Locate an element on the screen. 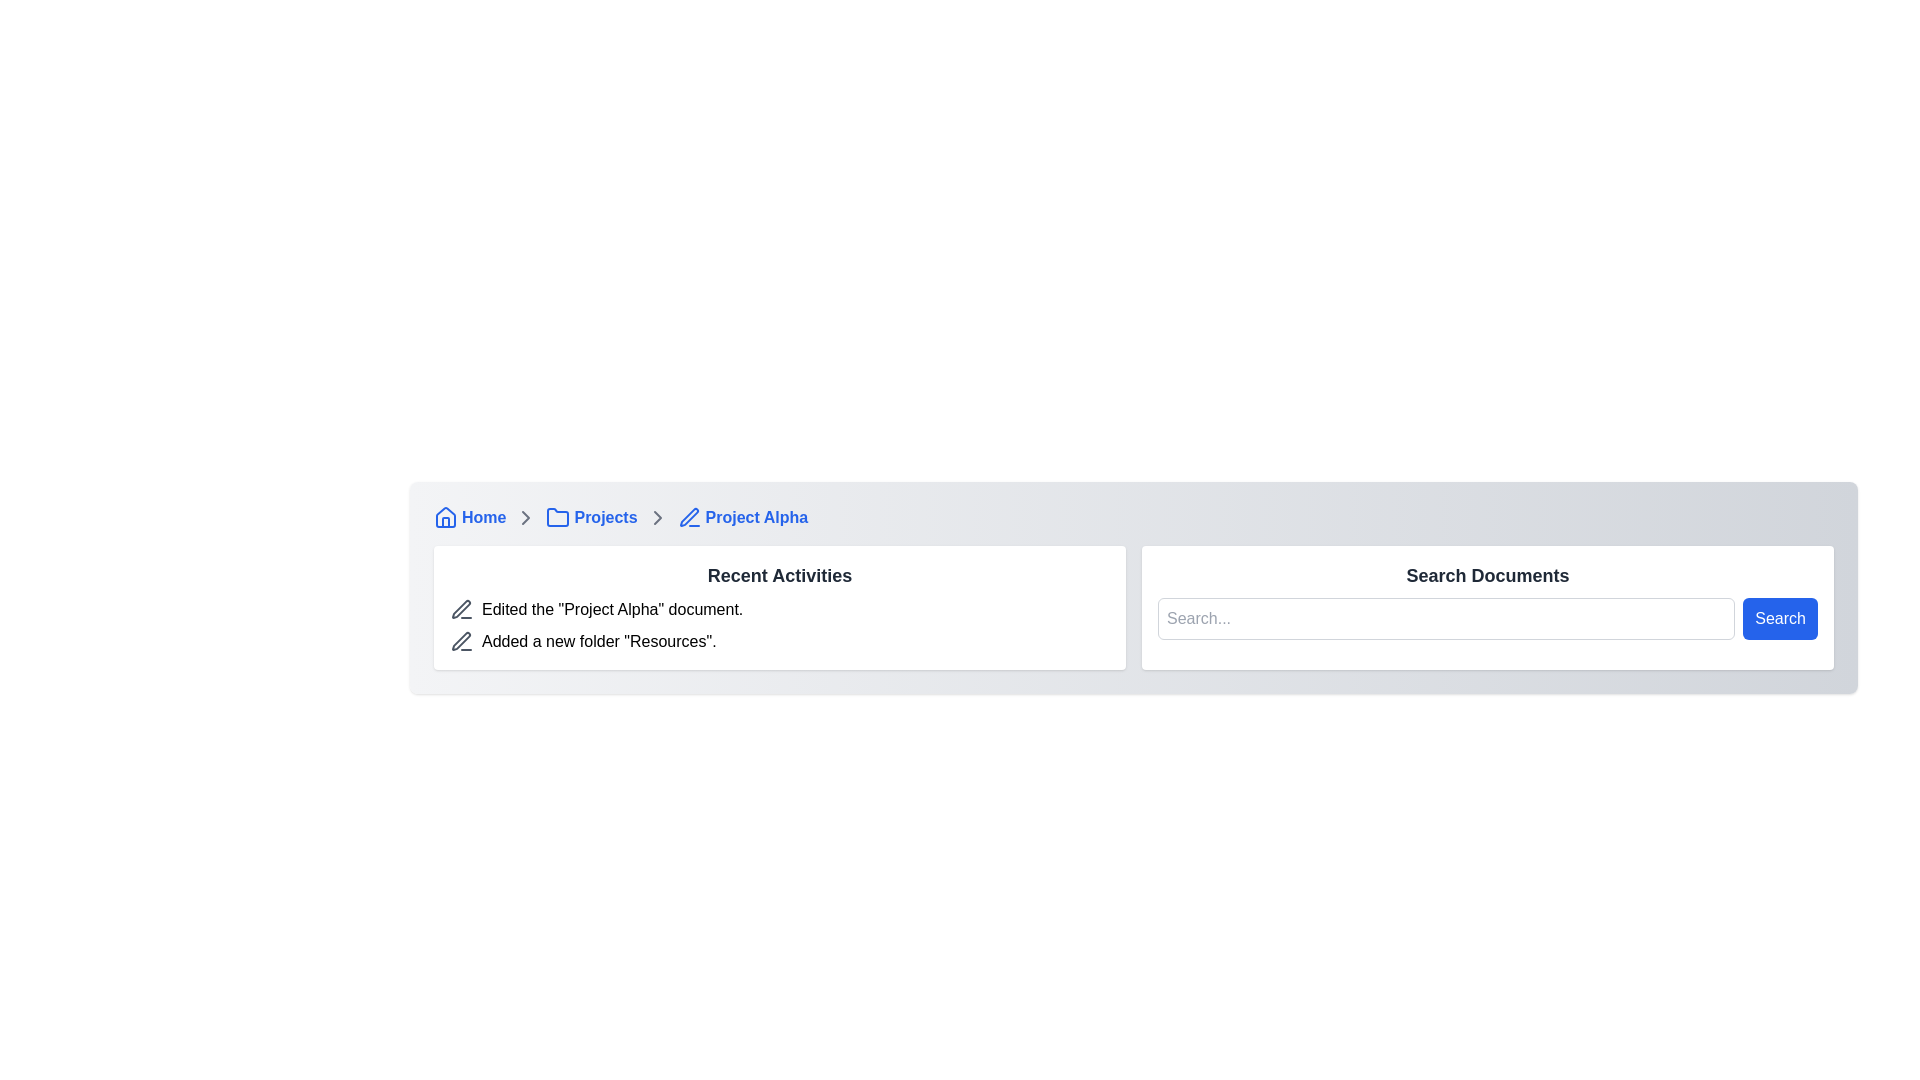  the 'Home' breadcrumb link, which includes a blue house icon and bold blue text is located at coordinates (486, 516).